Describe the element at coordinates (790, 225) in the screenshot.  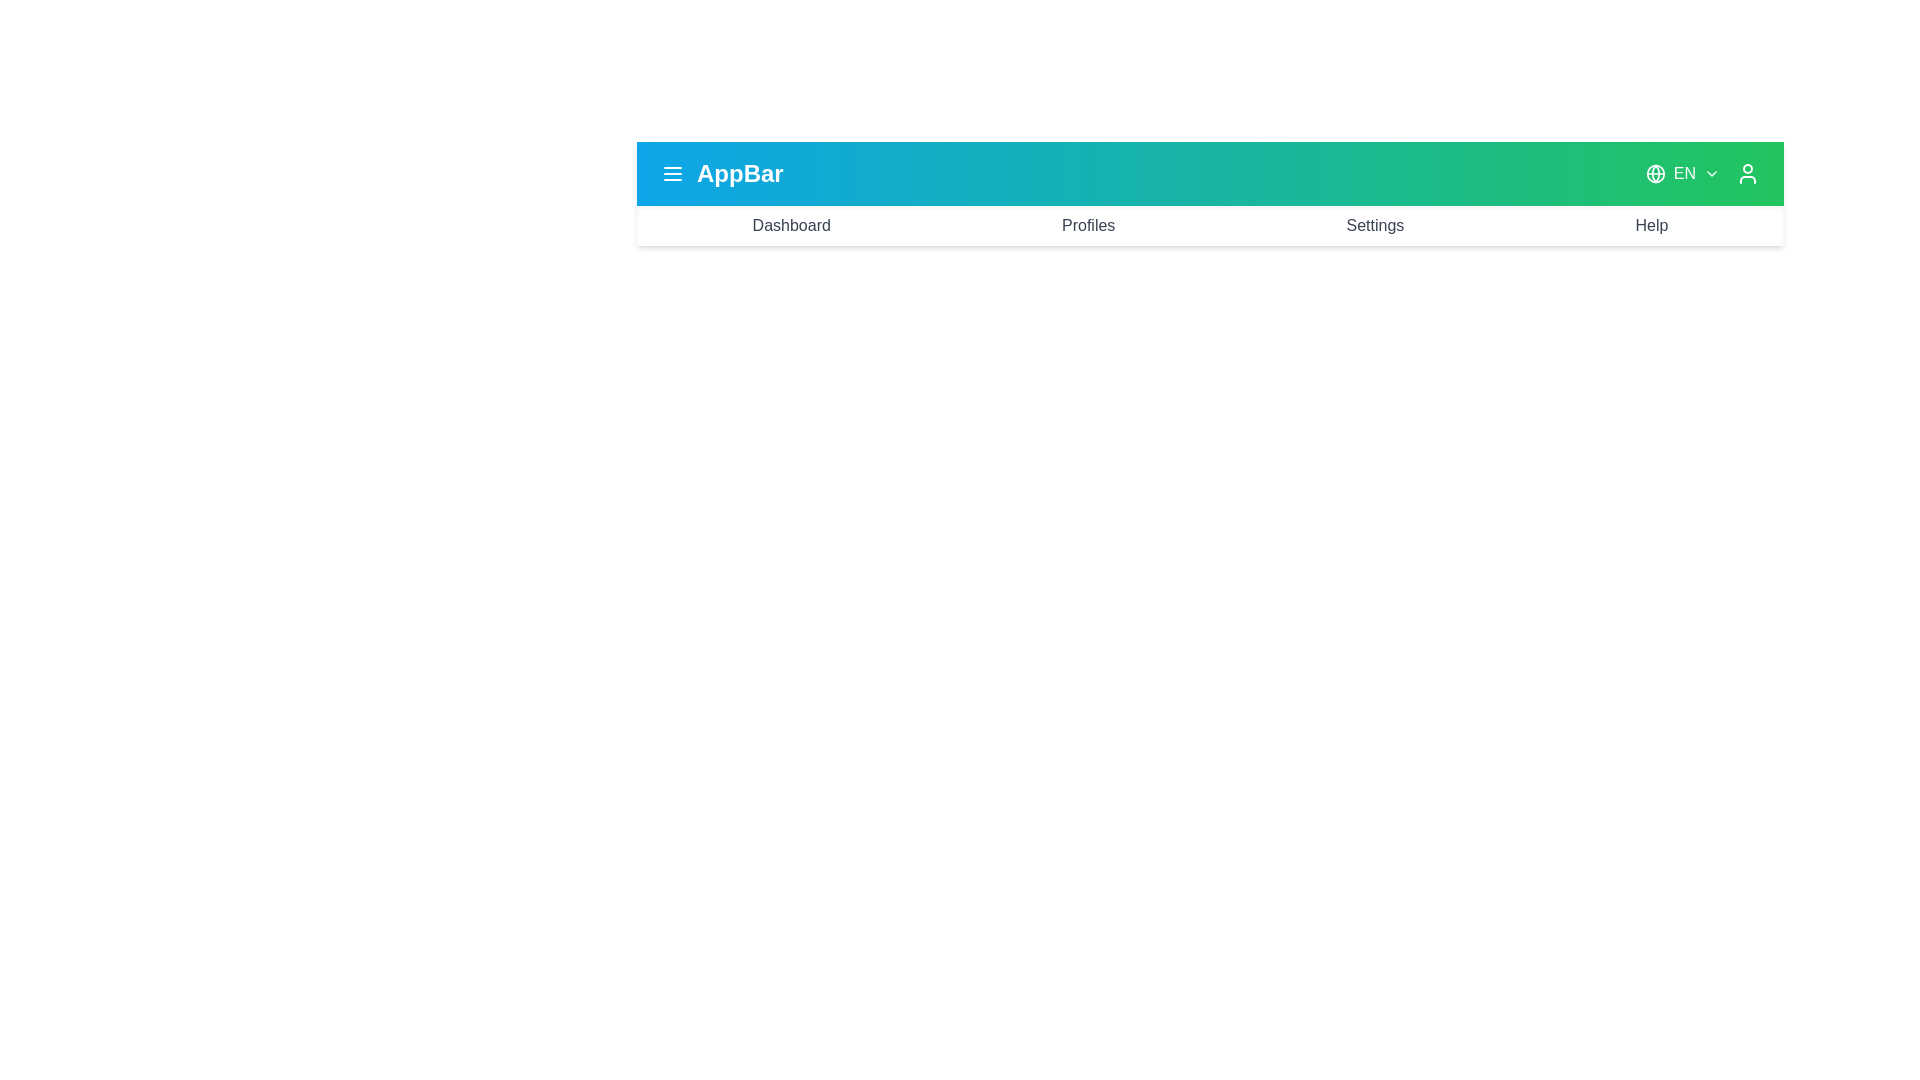
I see `the menu item Dashboard to navigate to the corresponding section` at that location.